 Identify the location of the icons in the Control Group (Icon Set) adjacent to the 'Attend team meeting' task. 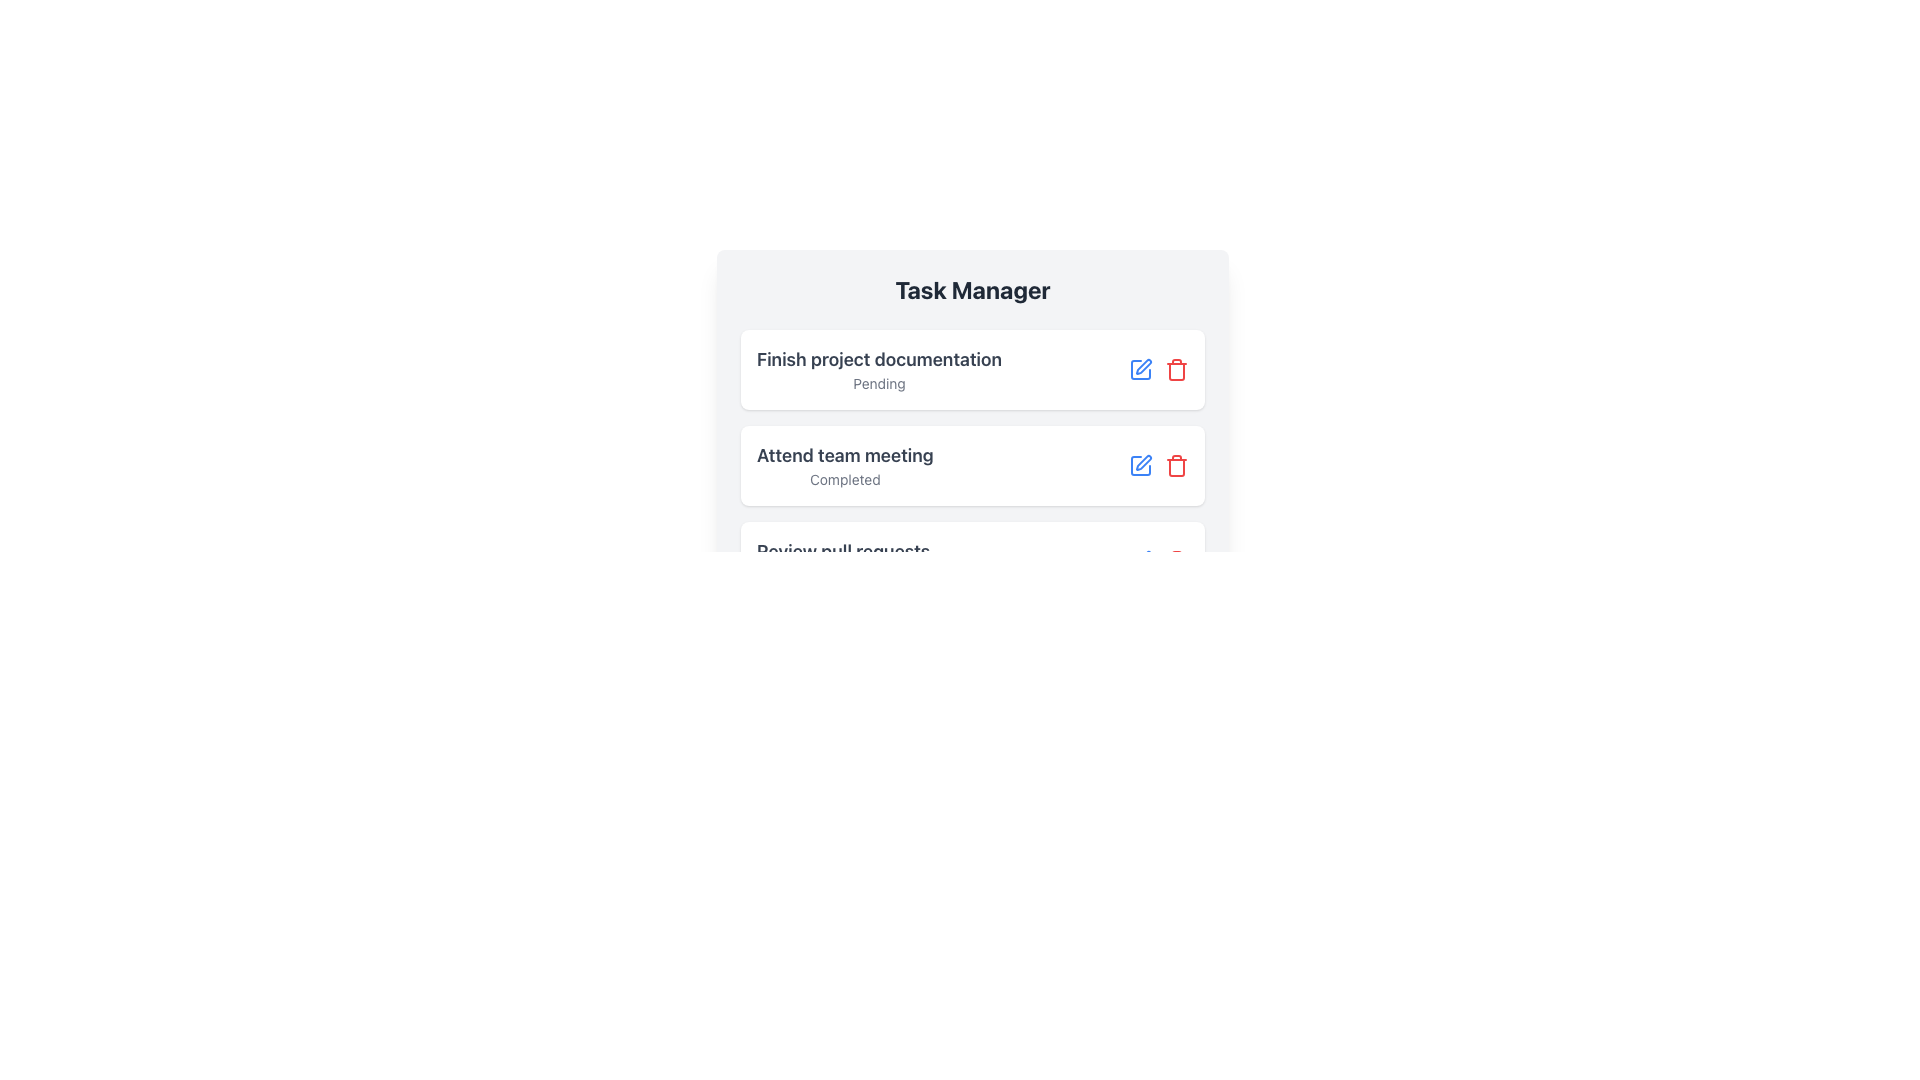
(1158, 466).